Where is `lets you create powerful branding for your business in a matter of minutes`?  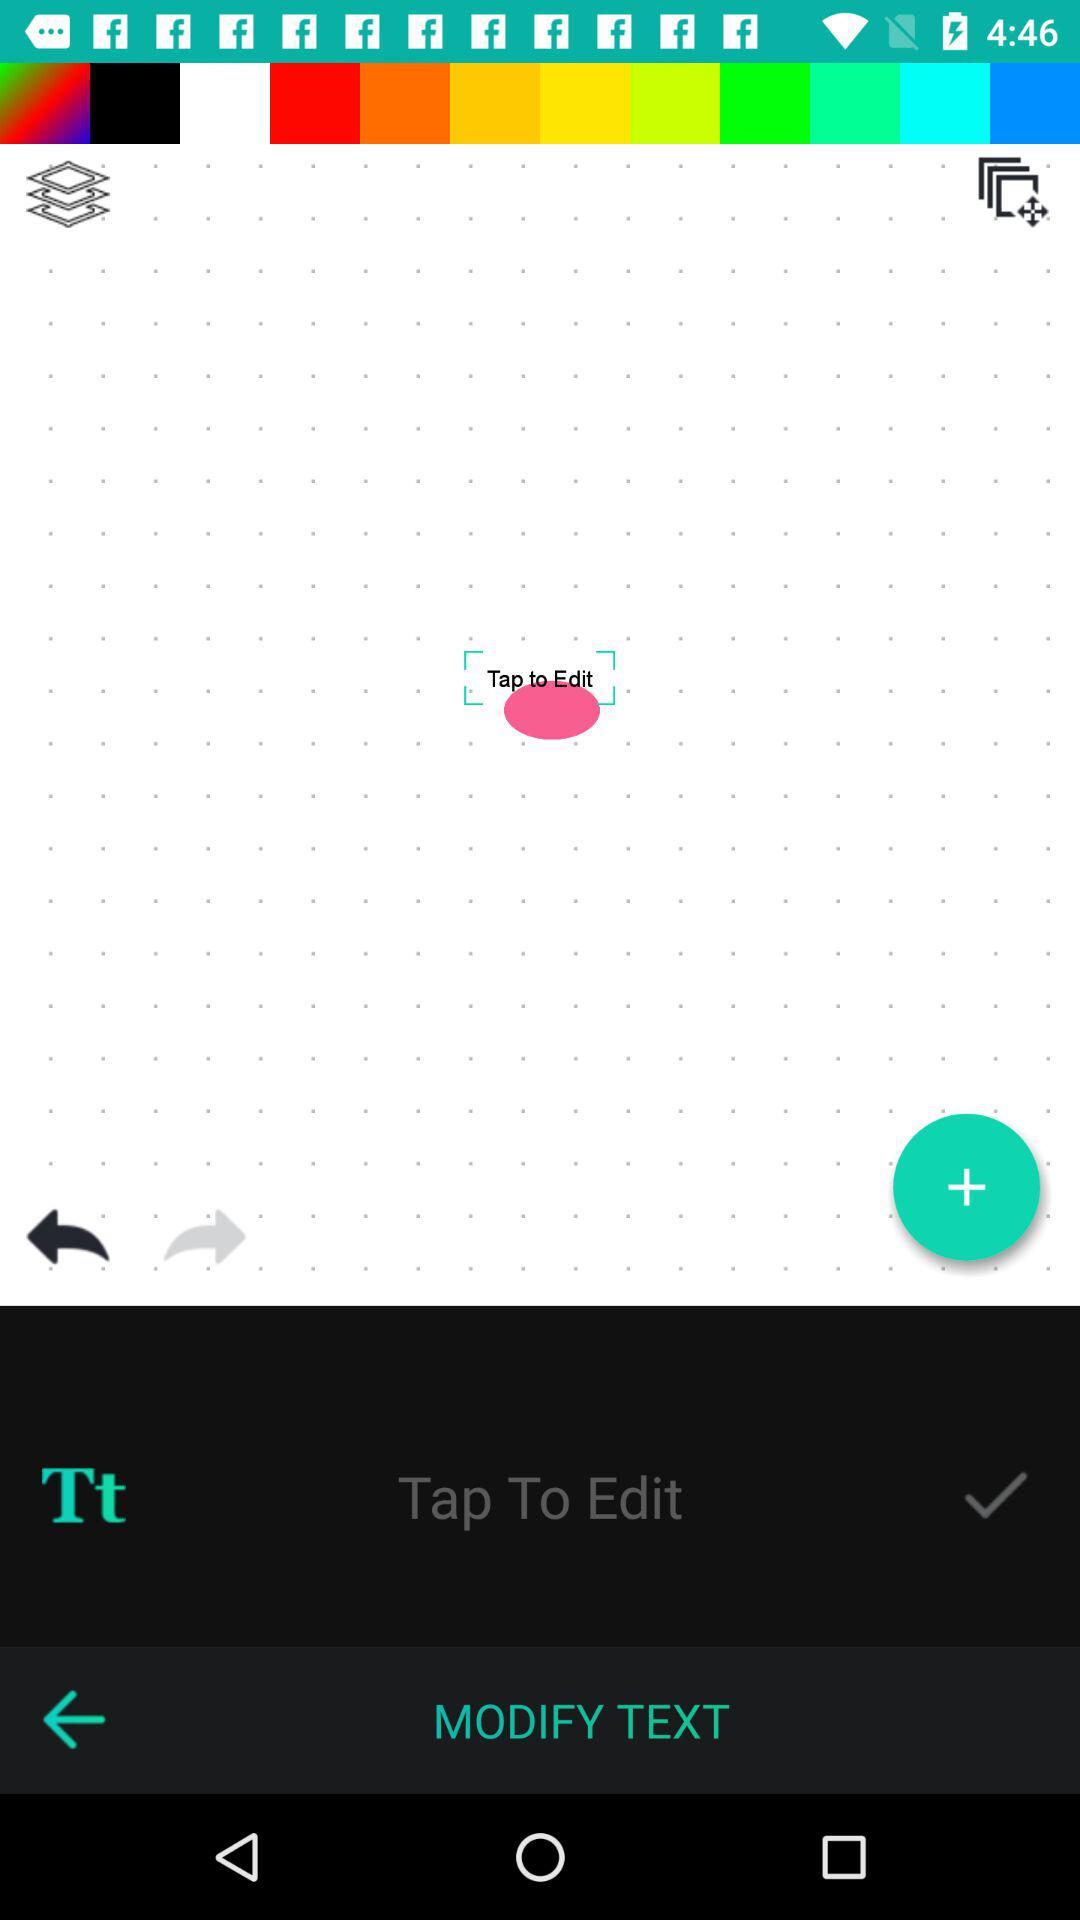 lets you create powerful branding for your business in a matter of minutes is located at coordinates (67, 194).